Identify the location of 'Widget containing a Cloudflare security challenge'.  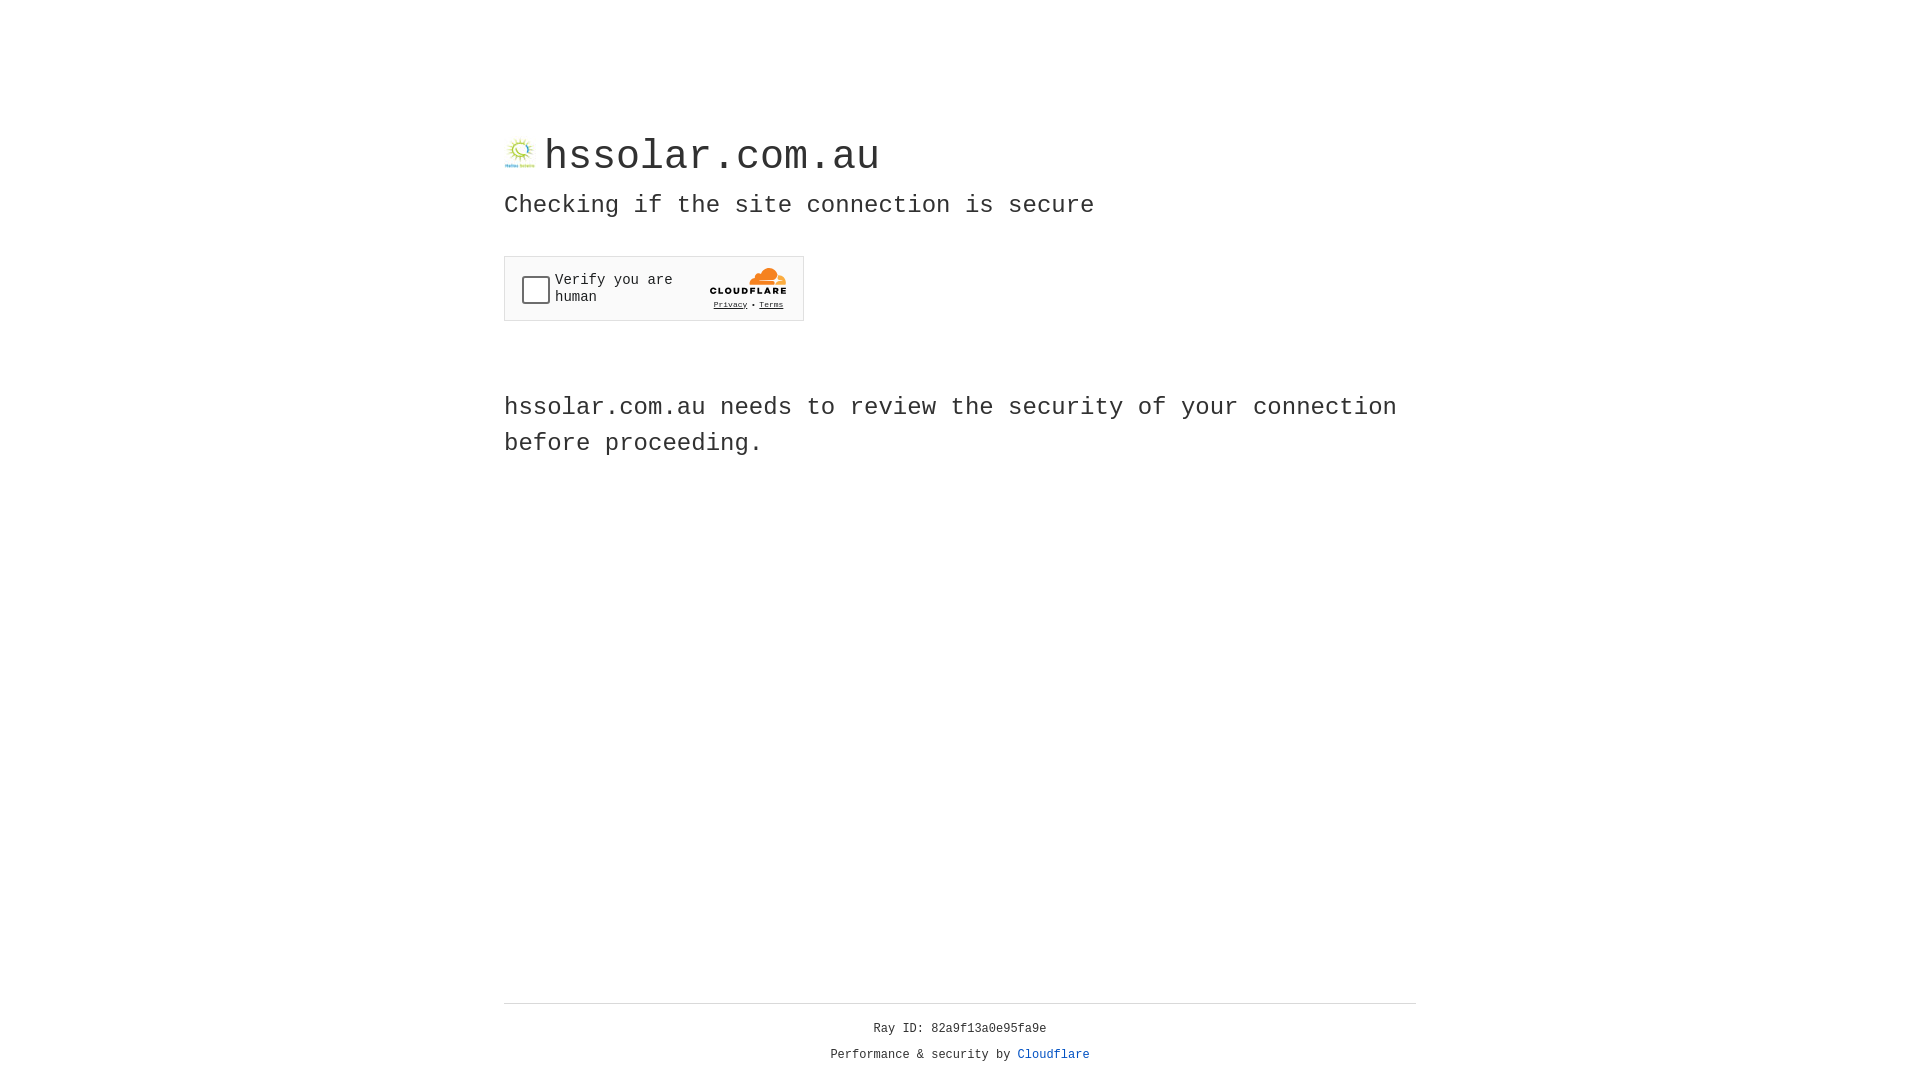
(653, 288).